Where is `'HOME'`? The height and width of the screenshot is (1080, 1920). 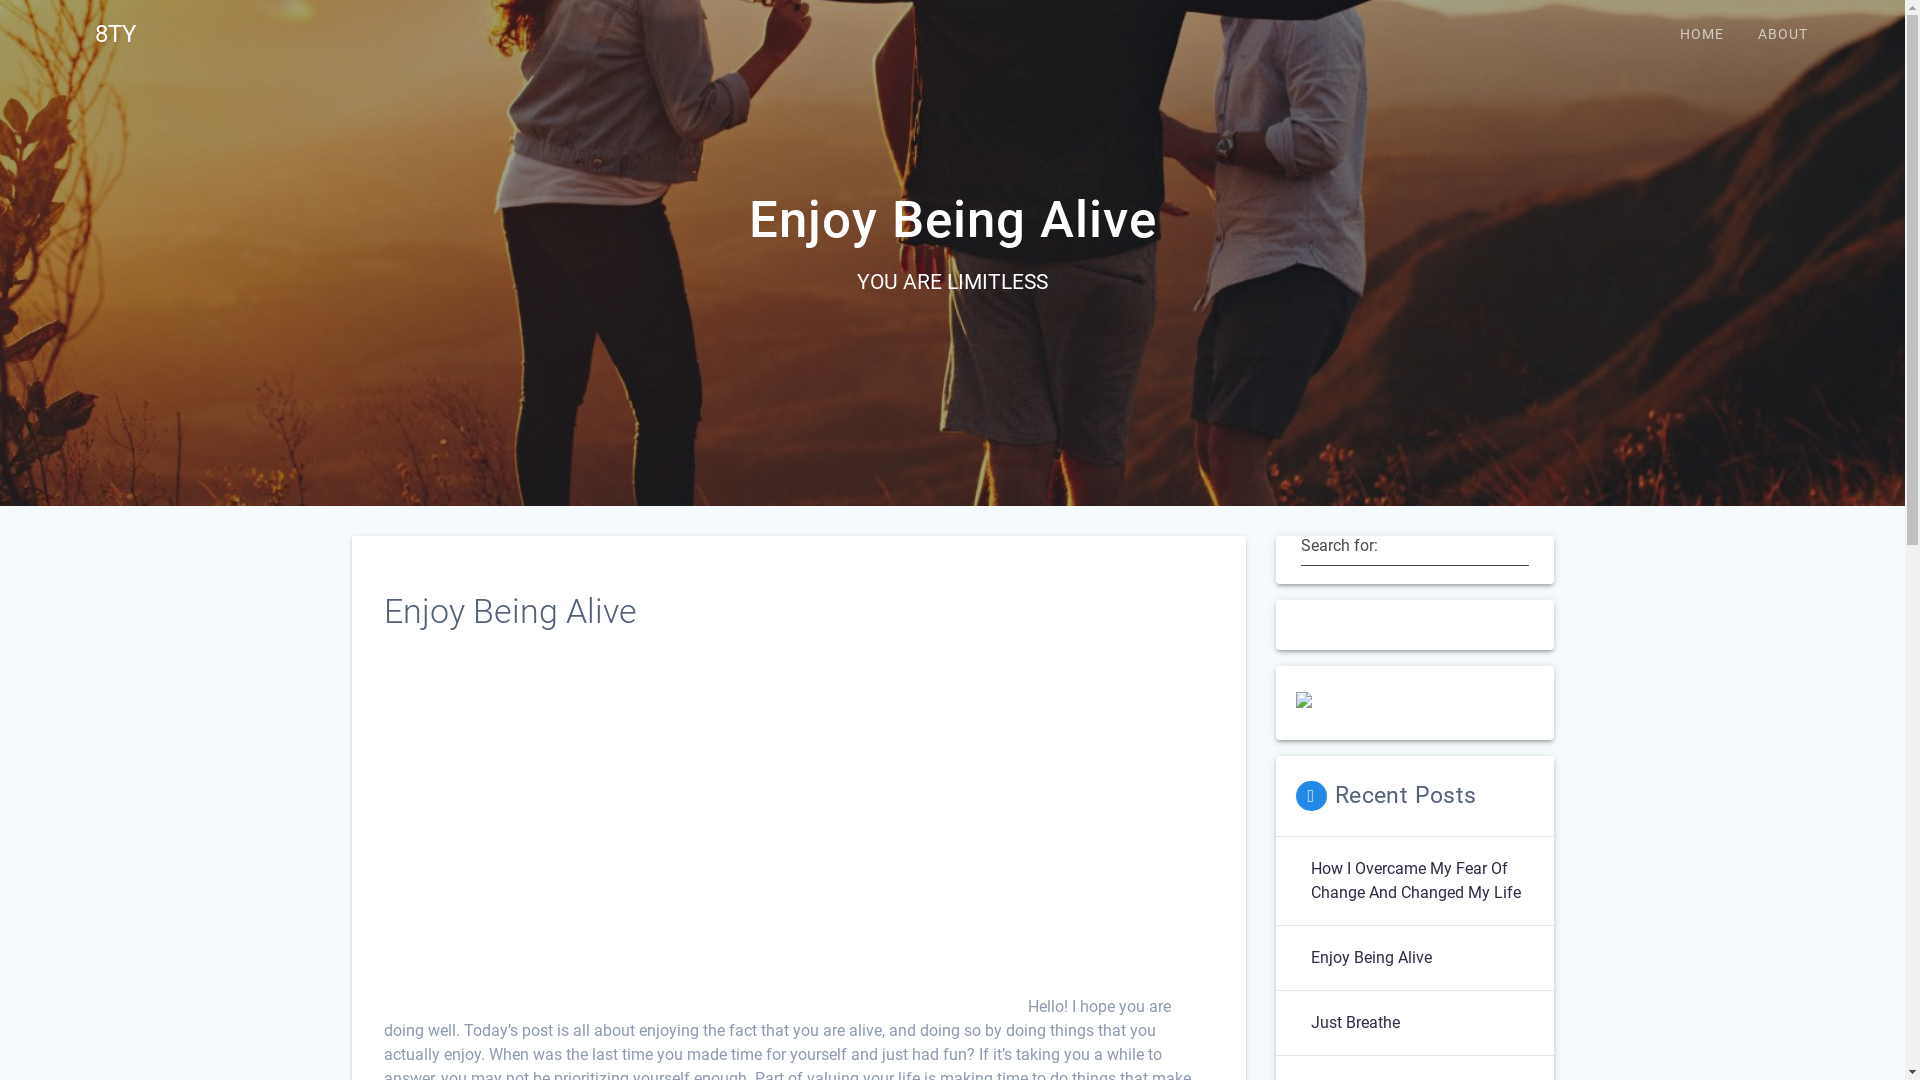
'HOME' is located at coordinates (1701, 34).